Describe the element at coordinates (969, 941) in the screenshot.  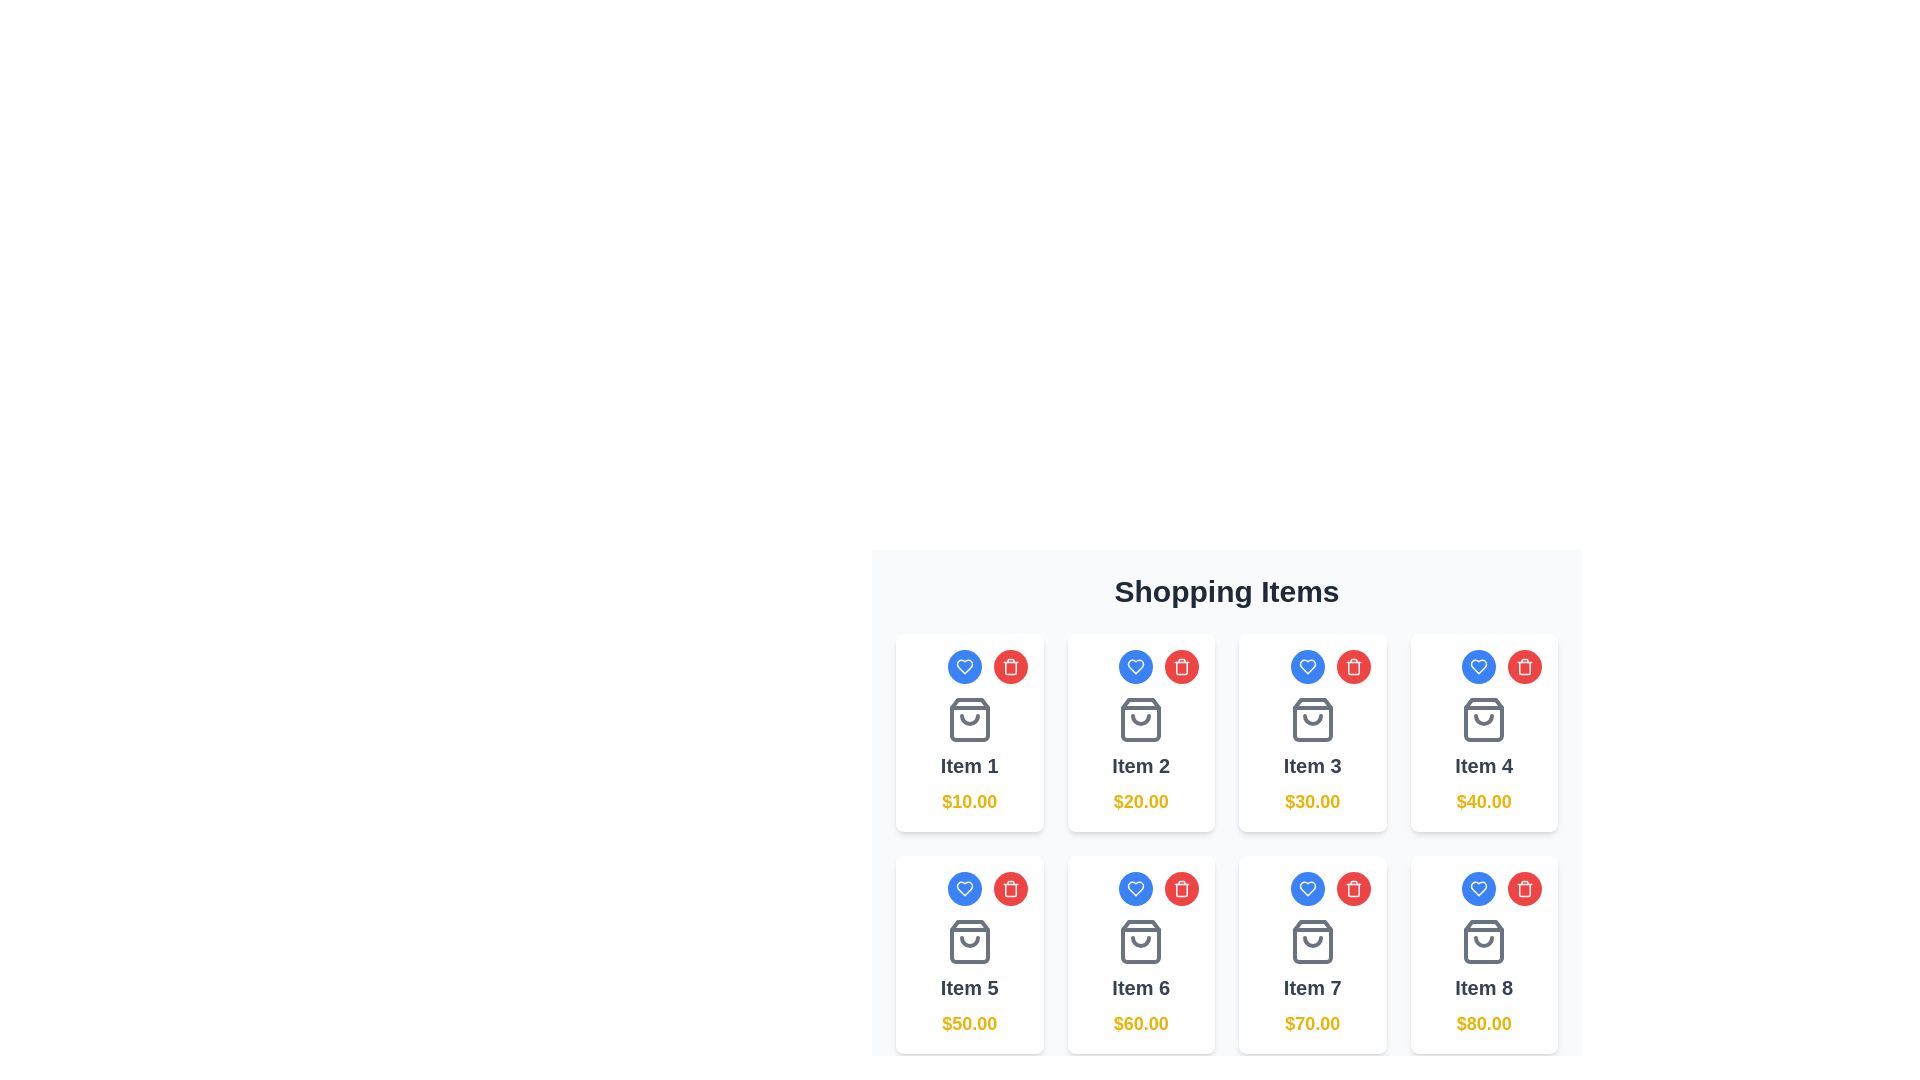
I see `the shopping bag icon component that represents 'Item 5' in the second row, first column of the item grid` at that location.